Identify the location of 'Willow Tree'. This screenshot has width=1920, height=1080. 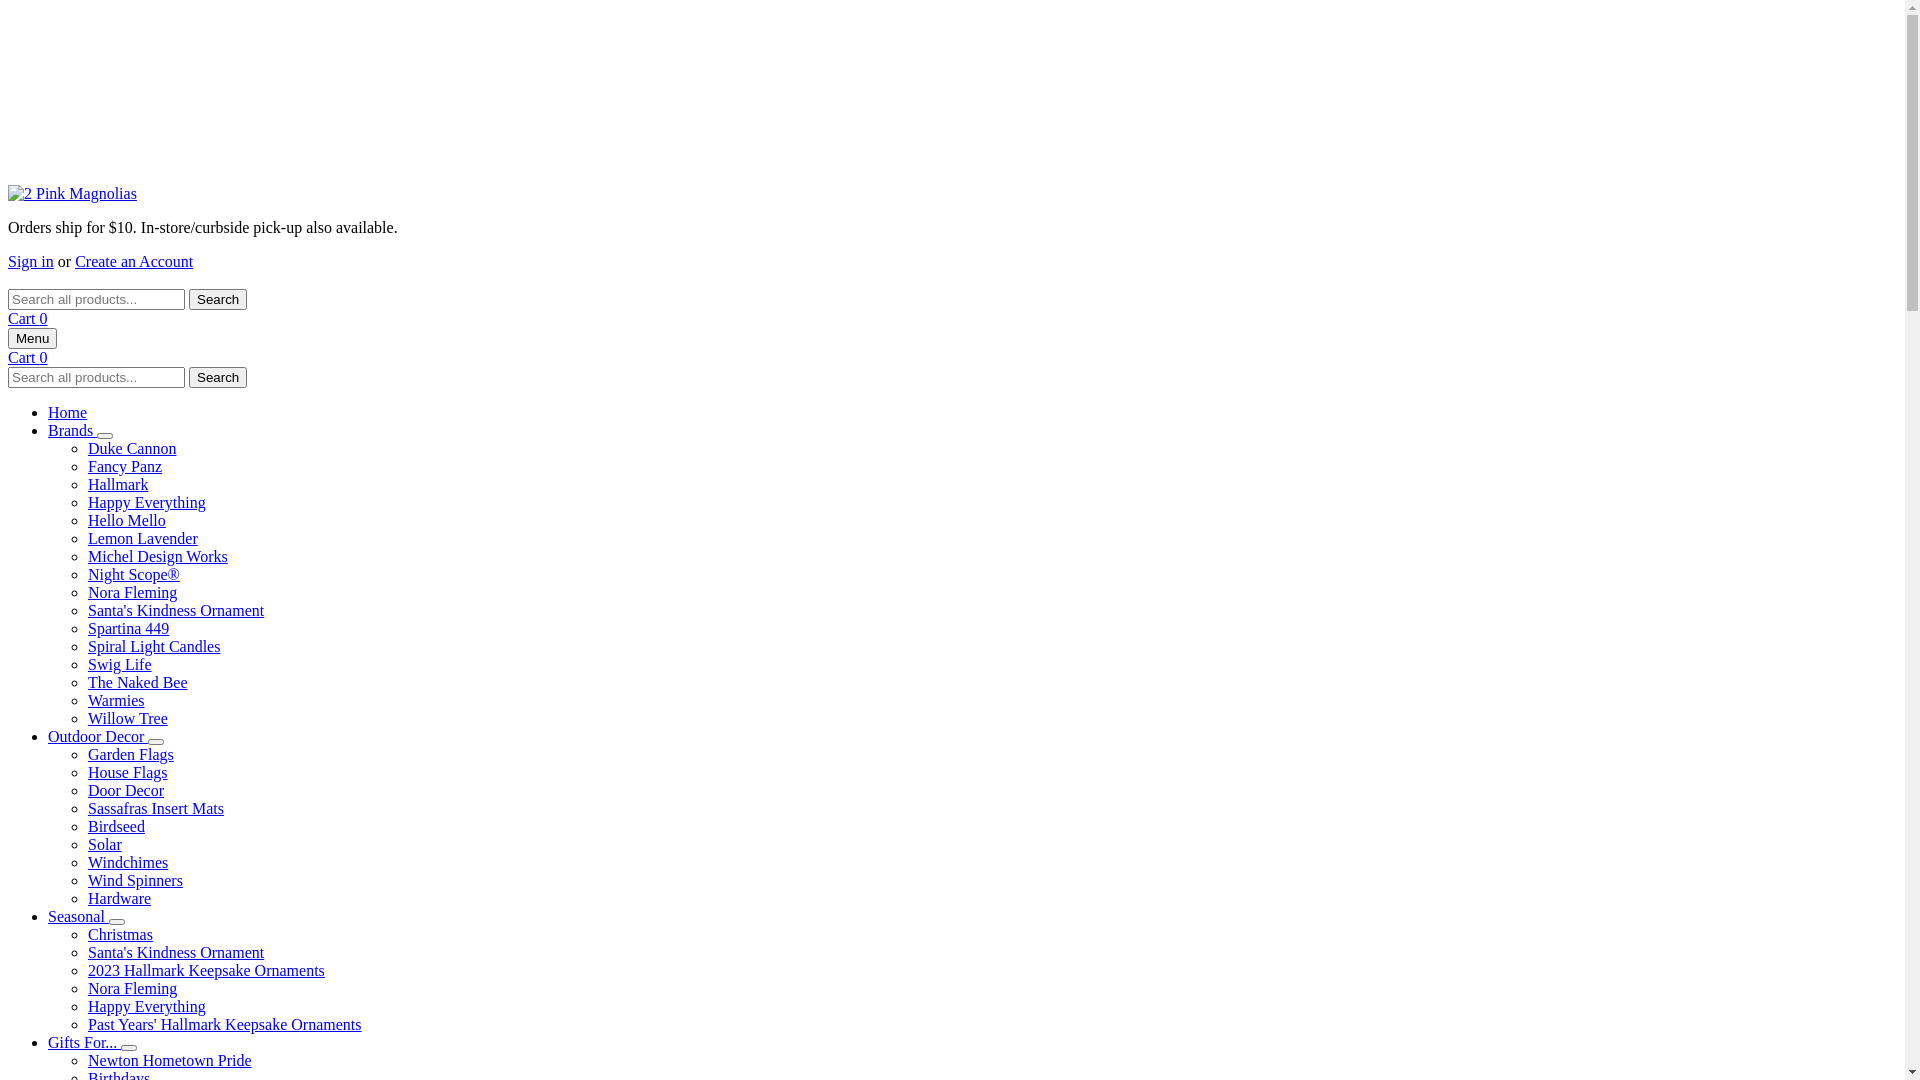
(127, 717).